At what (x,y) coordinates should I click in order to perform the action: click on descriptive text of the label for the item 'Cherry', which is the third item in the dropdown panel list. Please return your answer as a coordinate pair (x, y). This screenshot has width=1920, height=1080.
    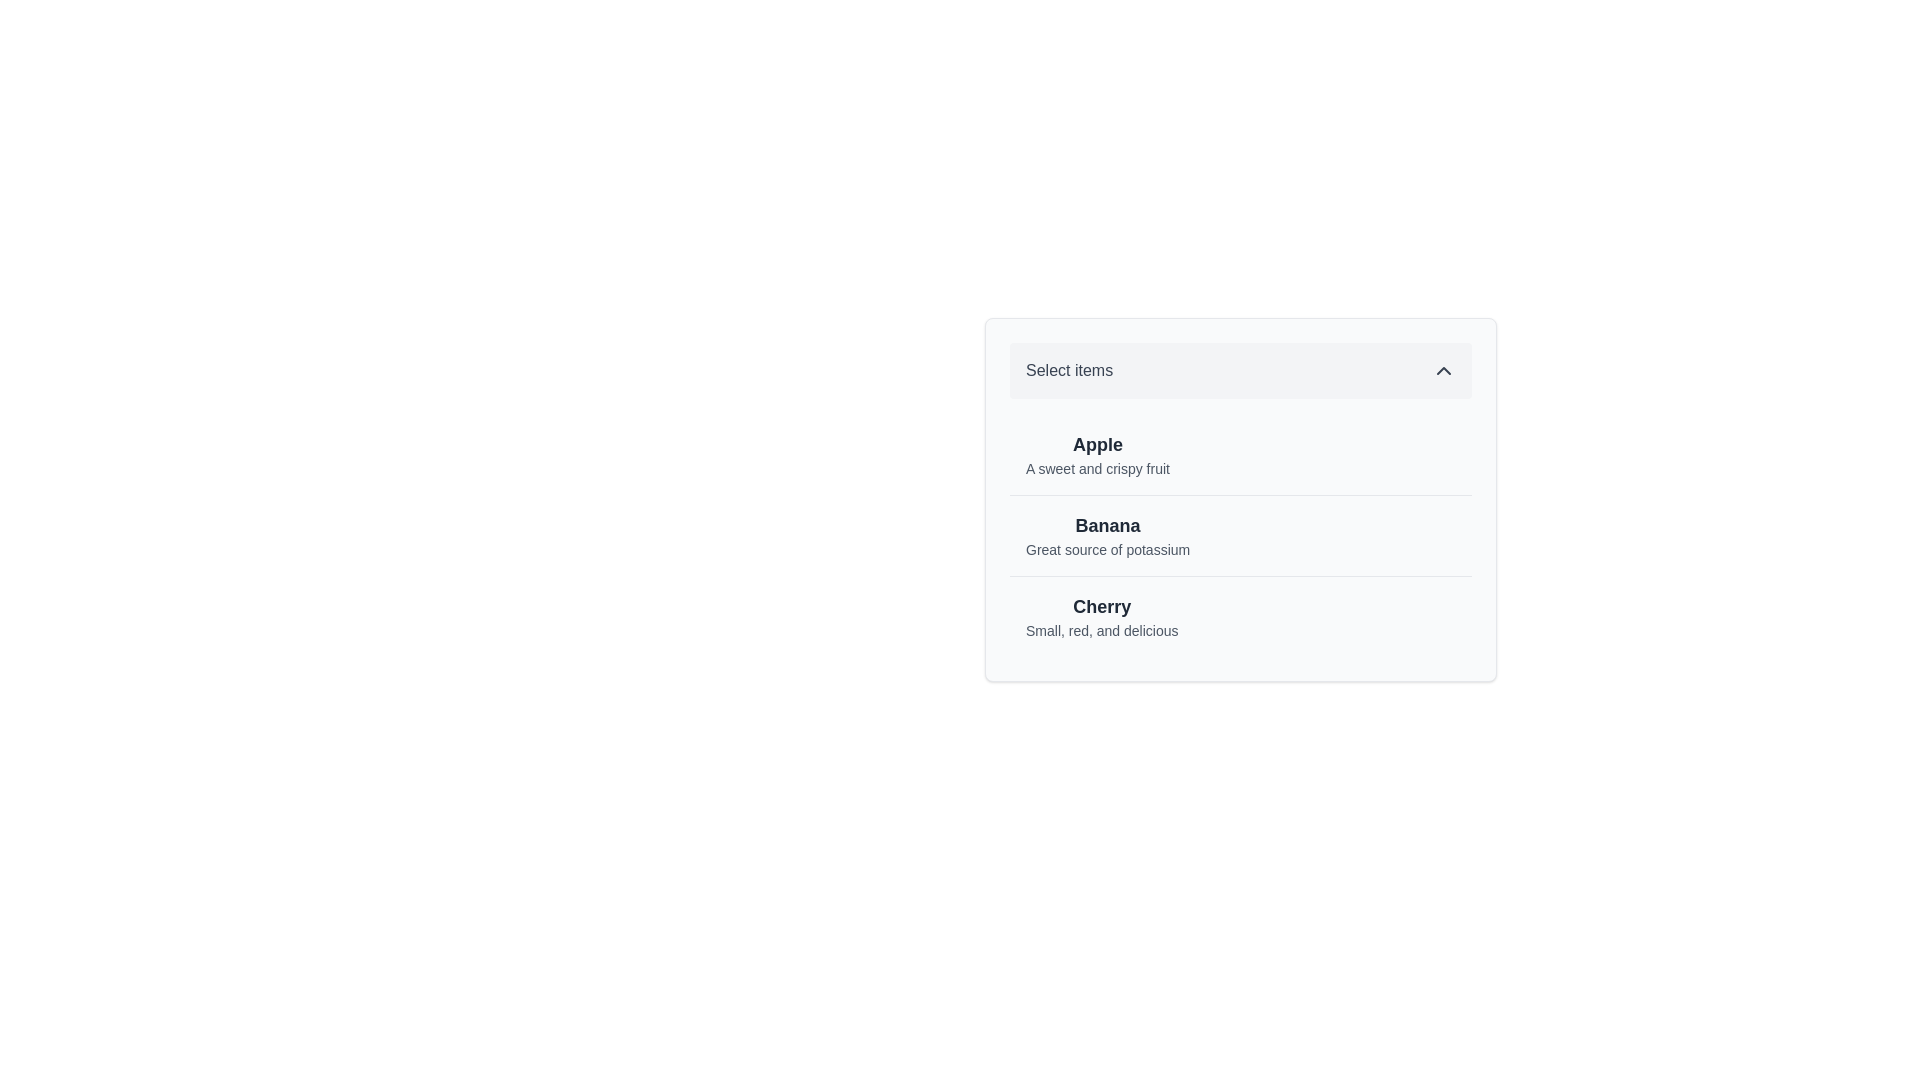
    Looking at the image, I should click on (1101, 616).